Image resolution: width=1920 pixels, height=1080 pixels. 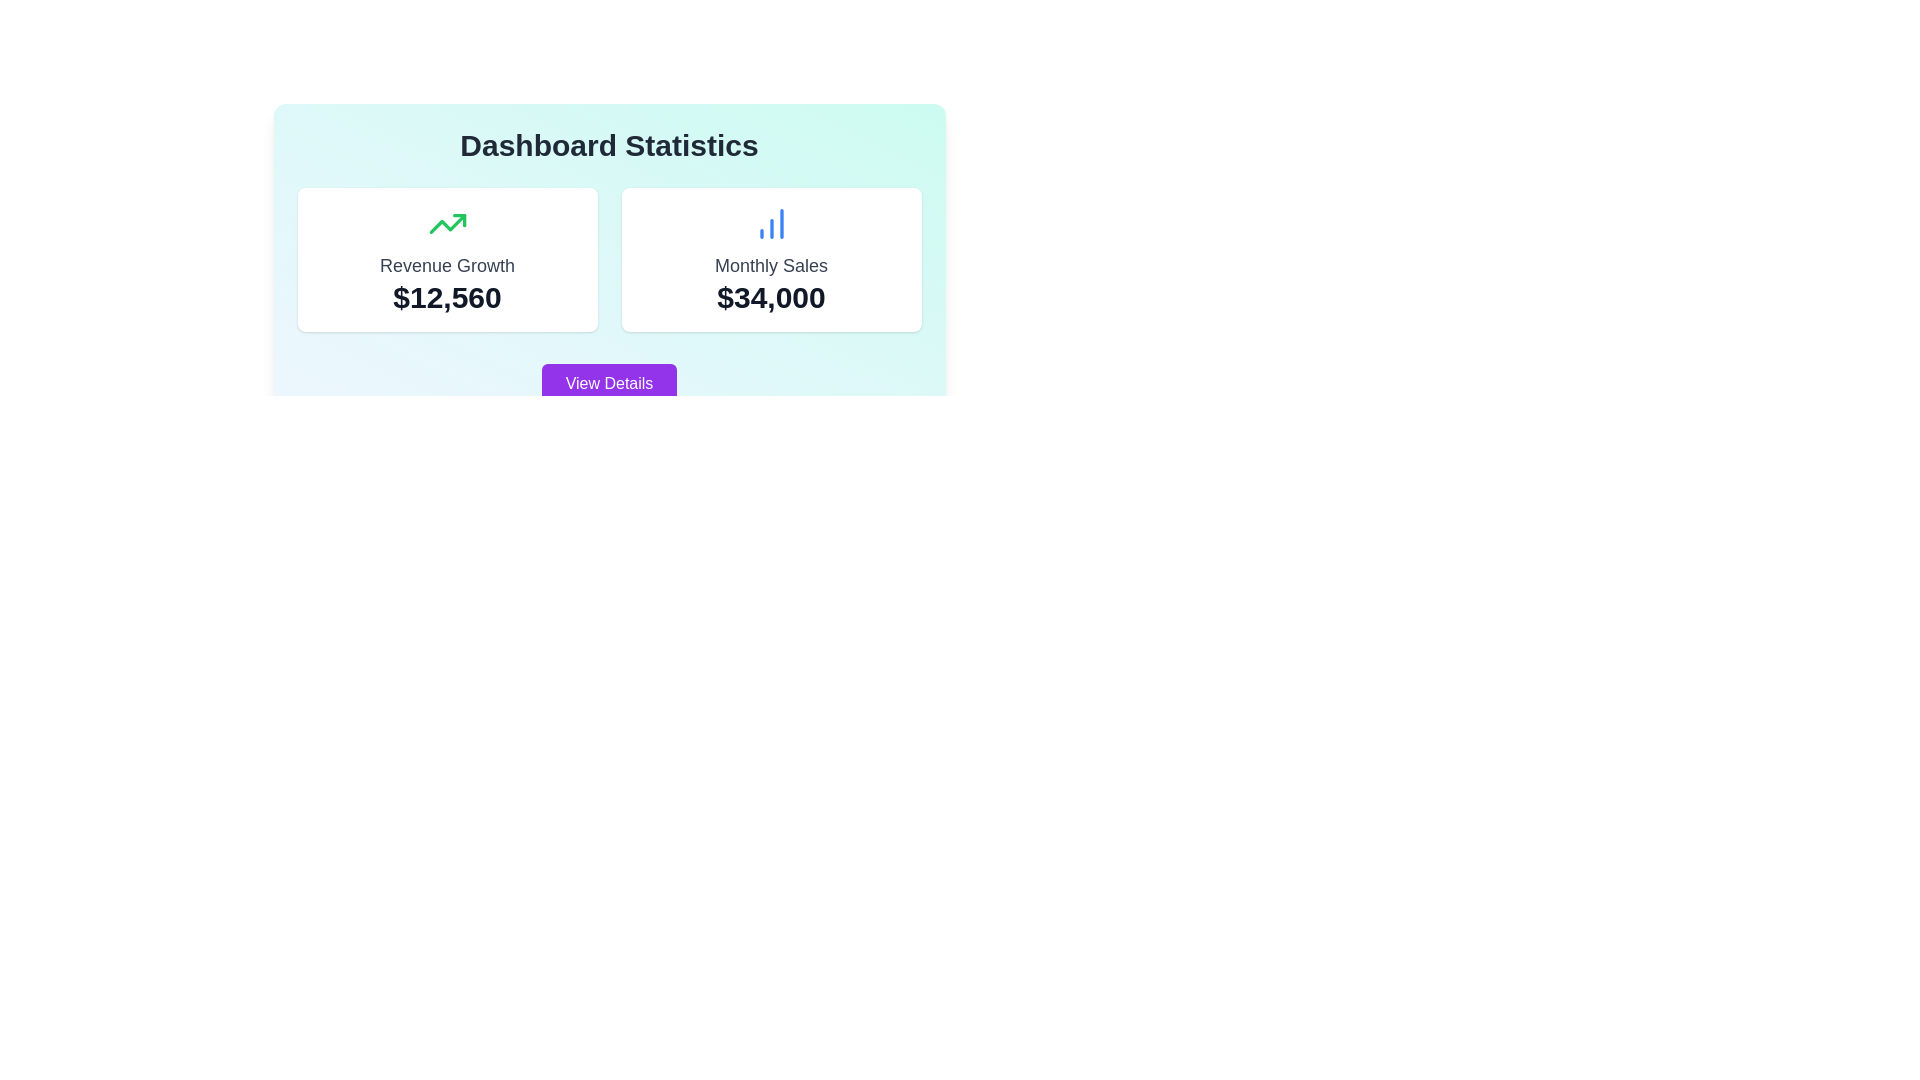 I want to click on the monetary value display element '$12,560' which is bold, large, and dark gray in color, located within the white card styled with rounded corners and shadowing, directly below the header 'Revenue Growth', so click(x=446, y=297).